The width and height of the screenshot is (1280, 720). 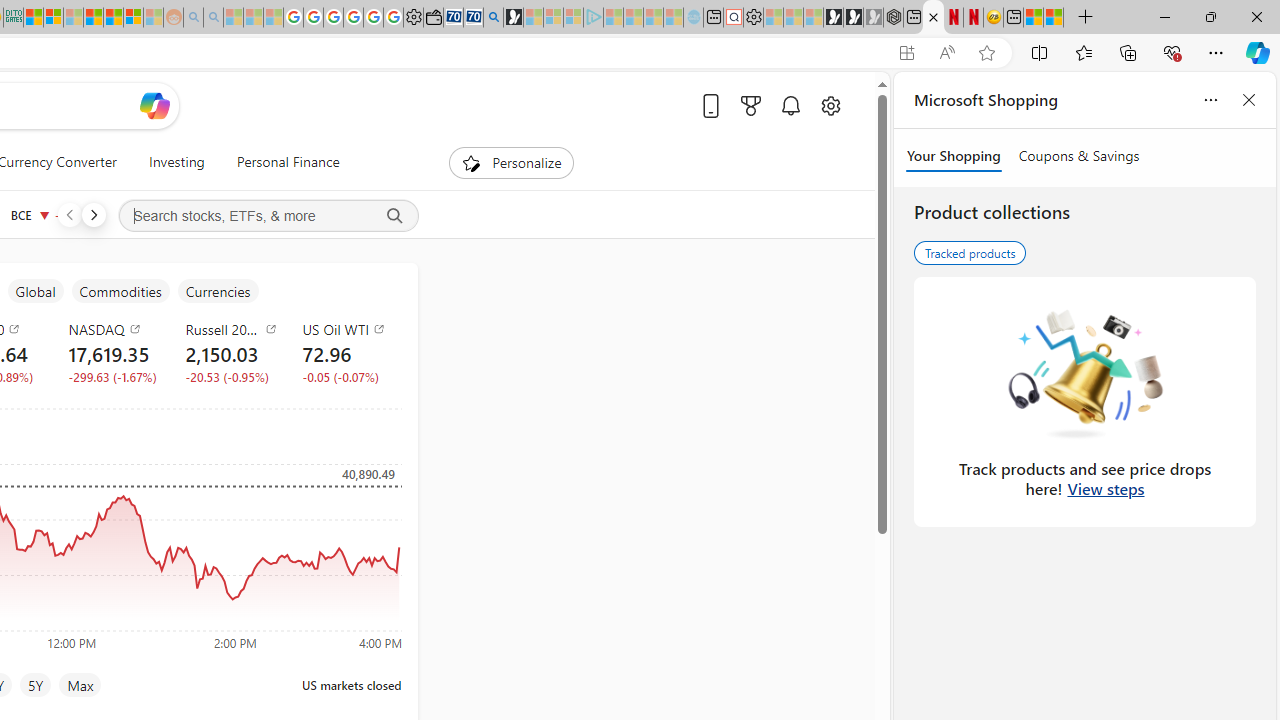 I want to click on 'Bing Real Estate - Home sales and rental listings', so click(x=493, y=17).